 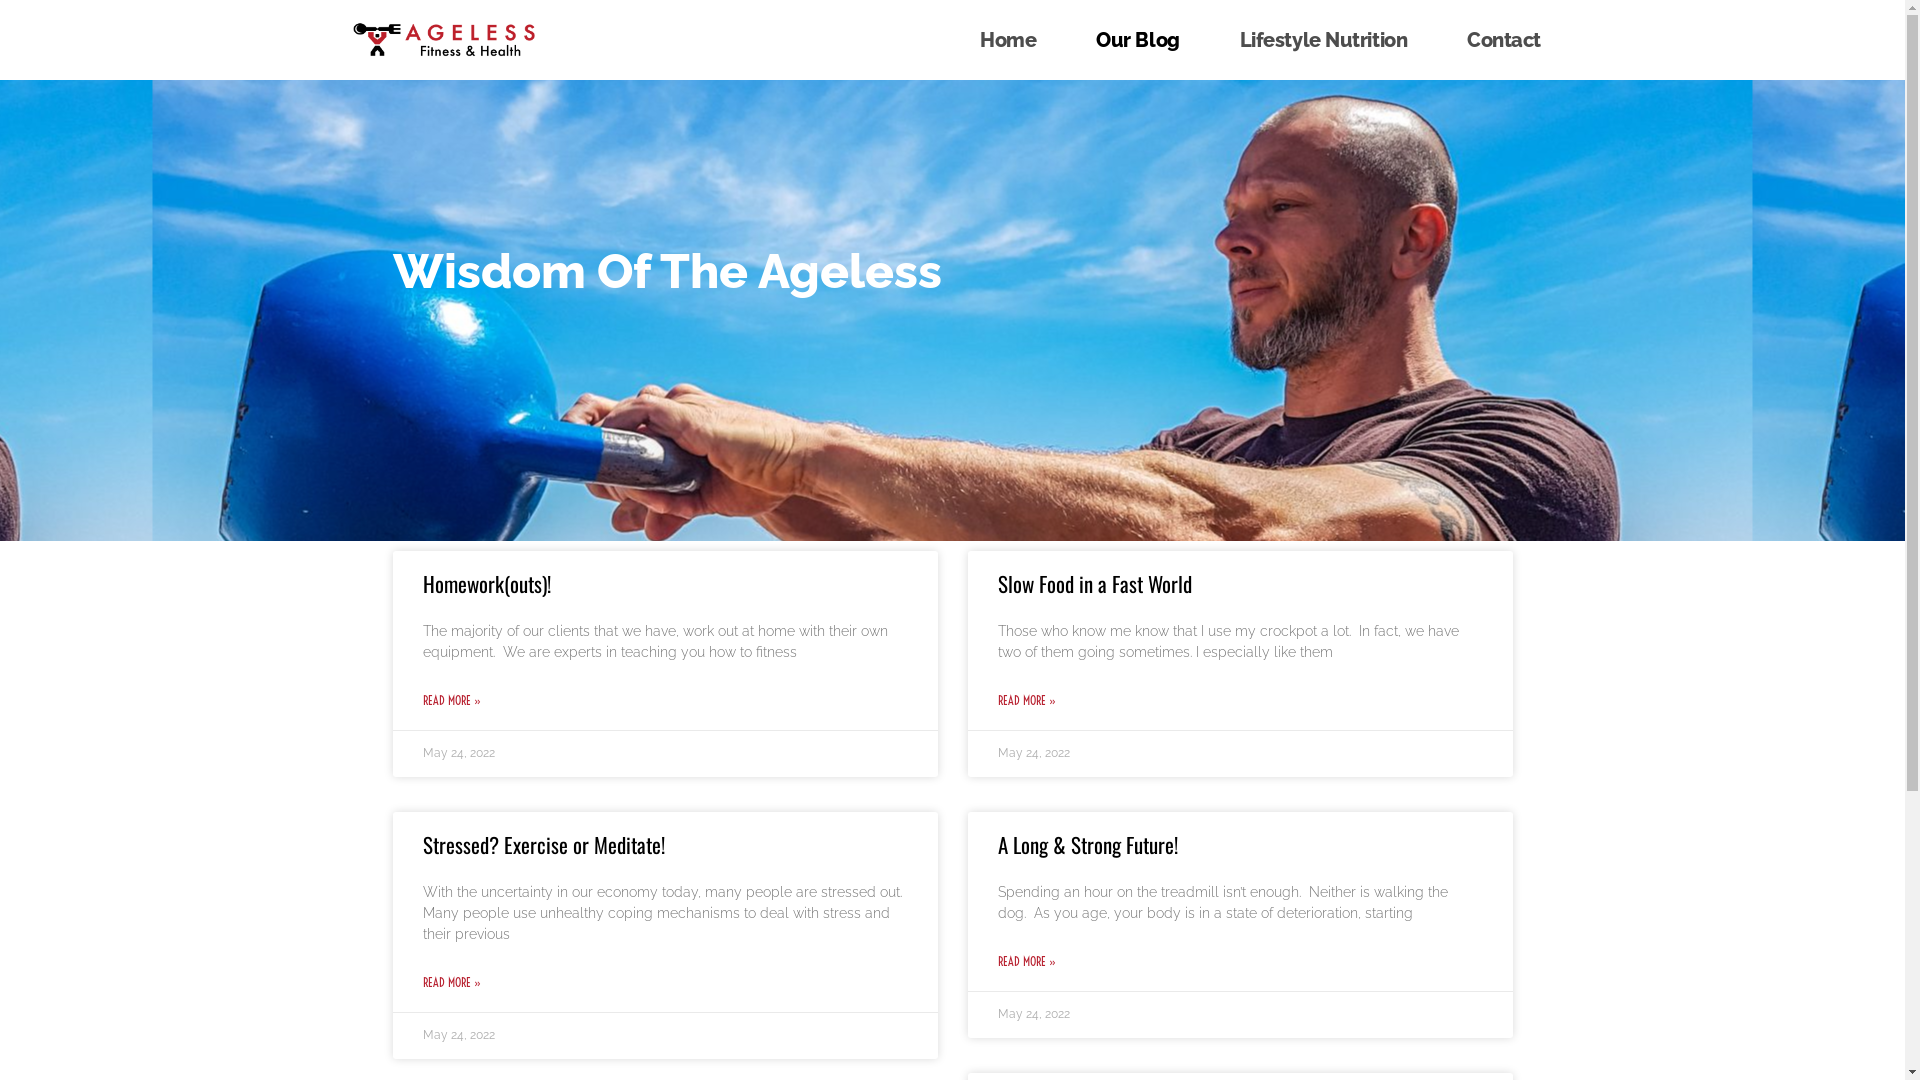 What do you see at coordinates (998, 583) in the screenshot?
I see `'Slow Food in a Fast World'` at bounding box center [998, 583].